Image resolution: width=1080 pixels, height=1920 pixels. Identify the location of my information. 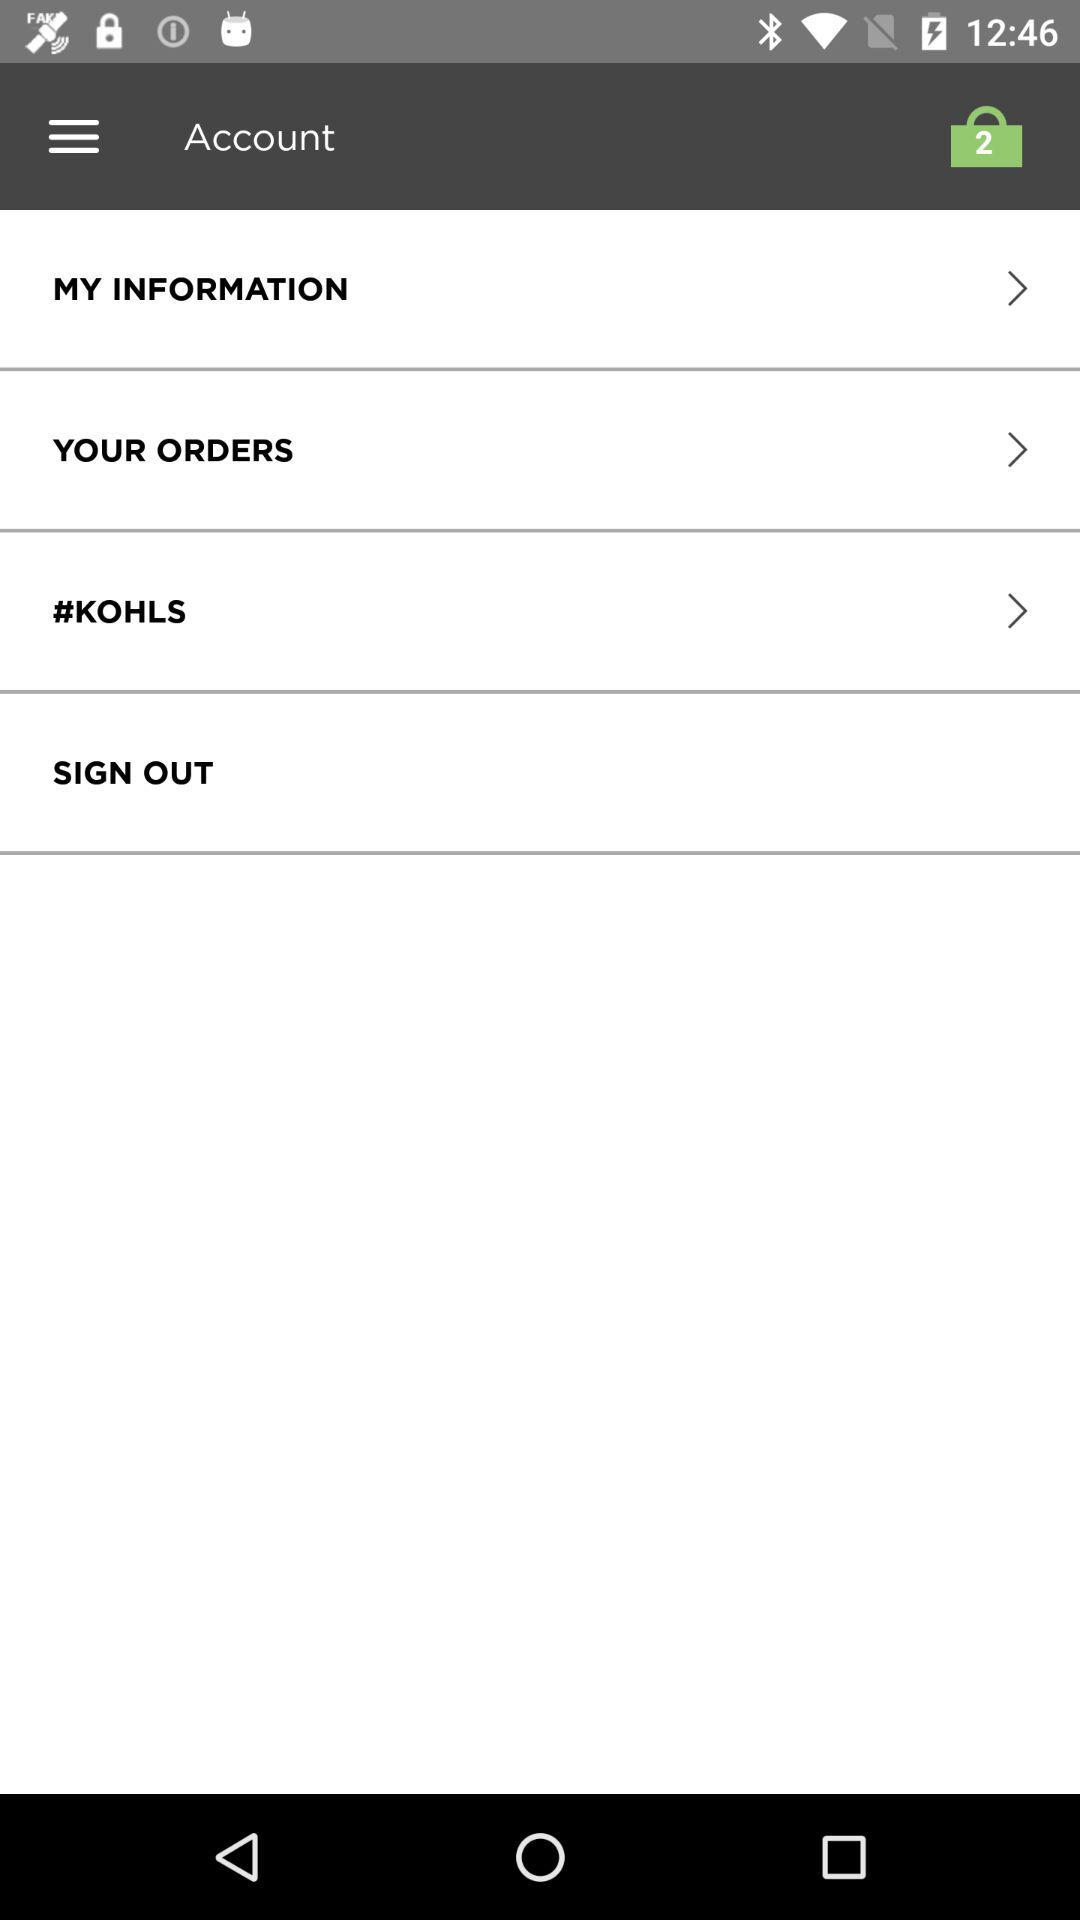
(200, 287).